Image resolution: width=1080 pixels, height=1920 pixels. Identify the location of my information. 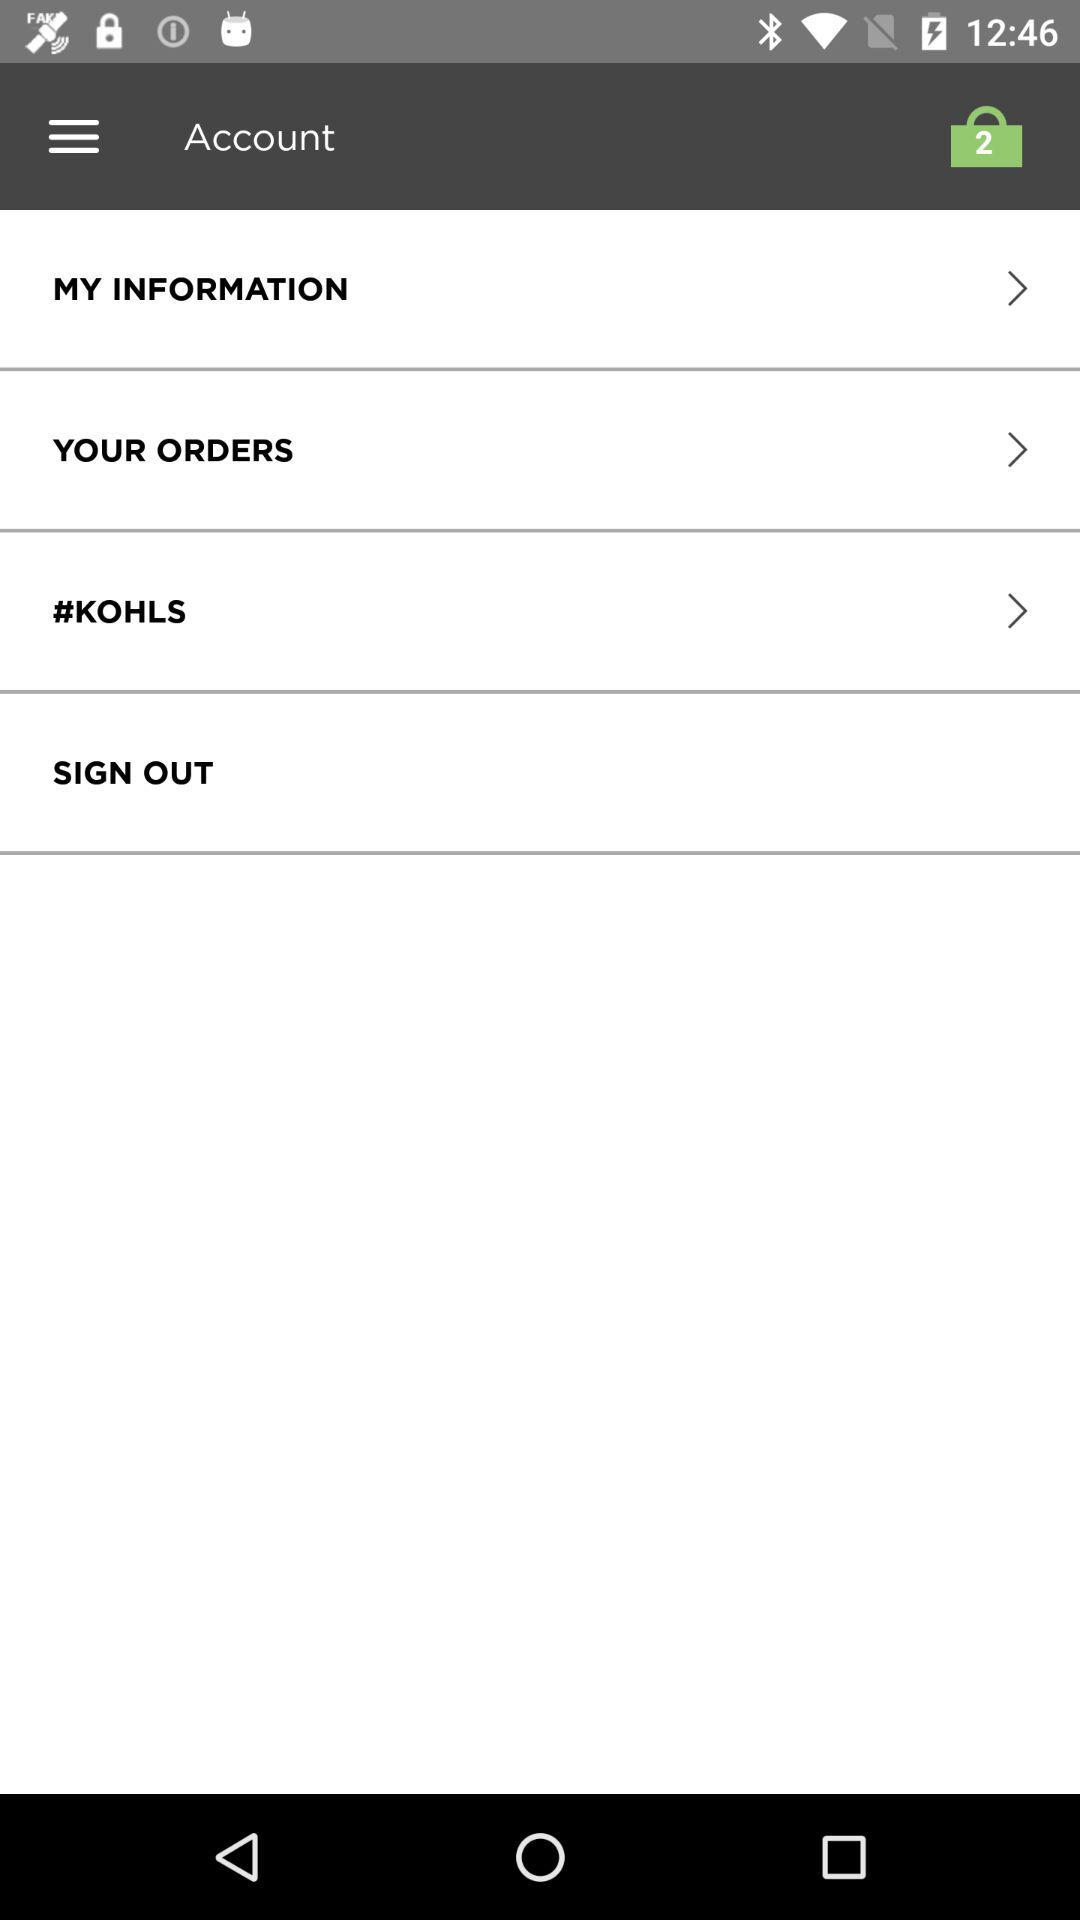
(200, 287).